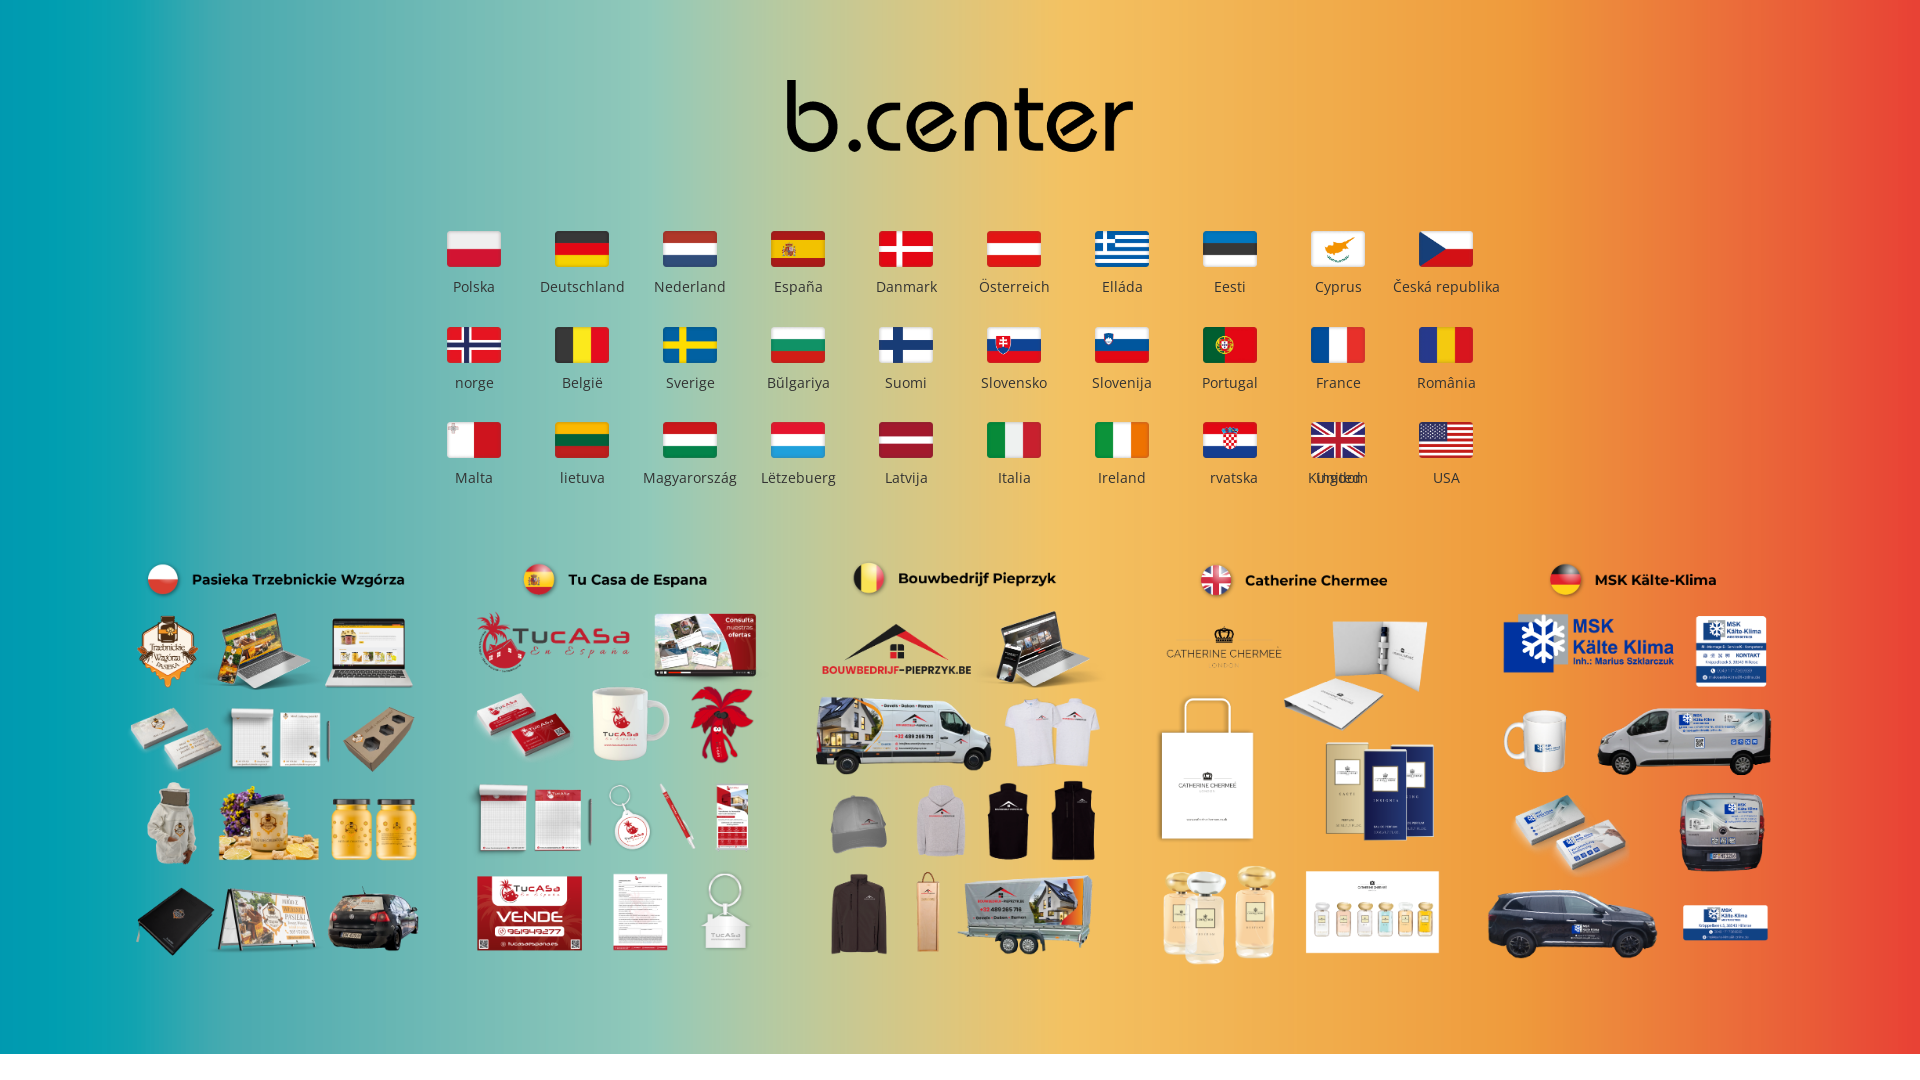 This screenshot has height=1080, width=1920. I want to click on 'Nederland', so click(690, 286).